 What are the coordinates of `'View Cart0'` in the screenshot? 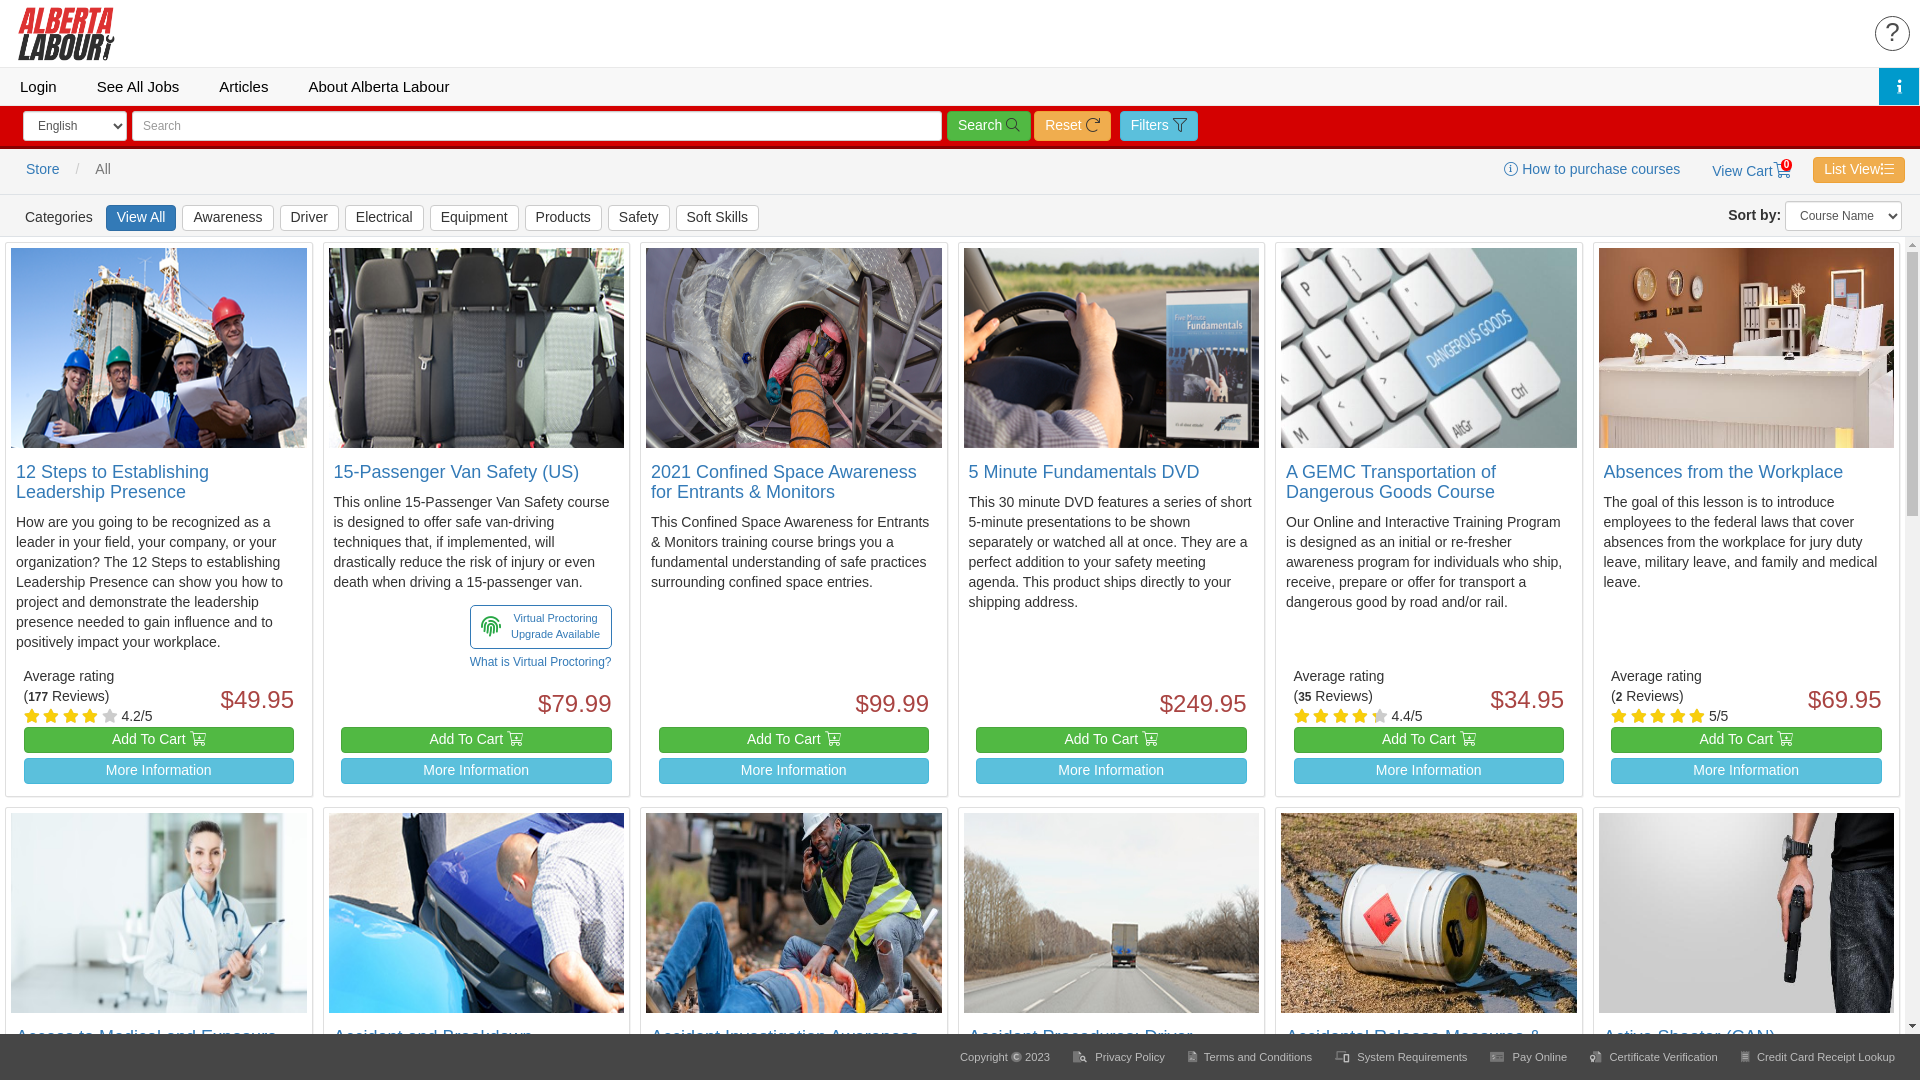 It's located at (1751, 170).